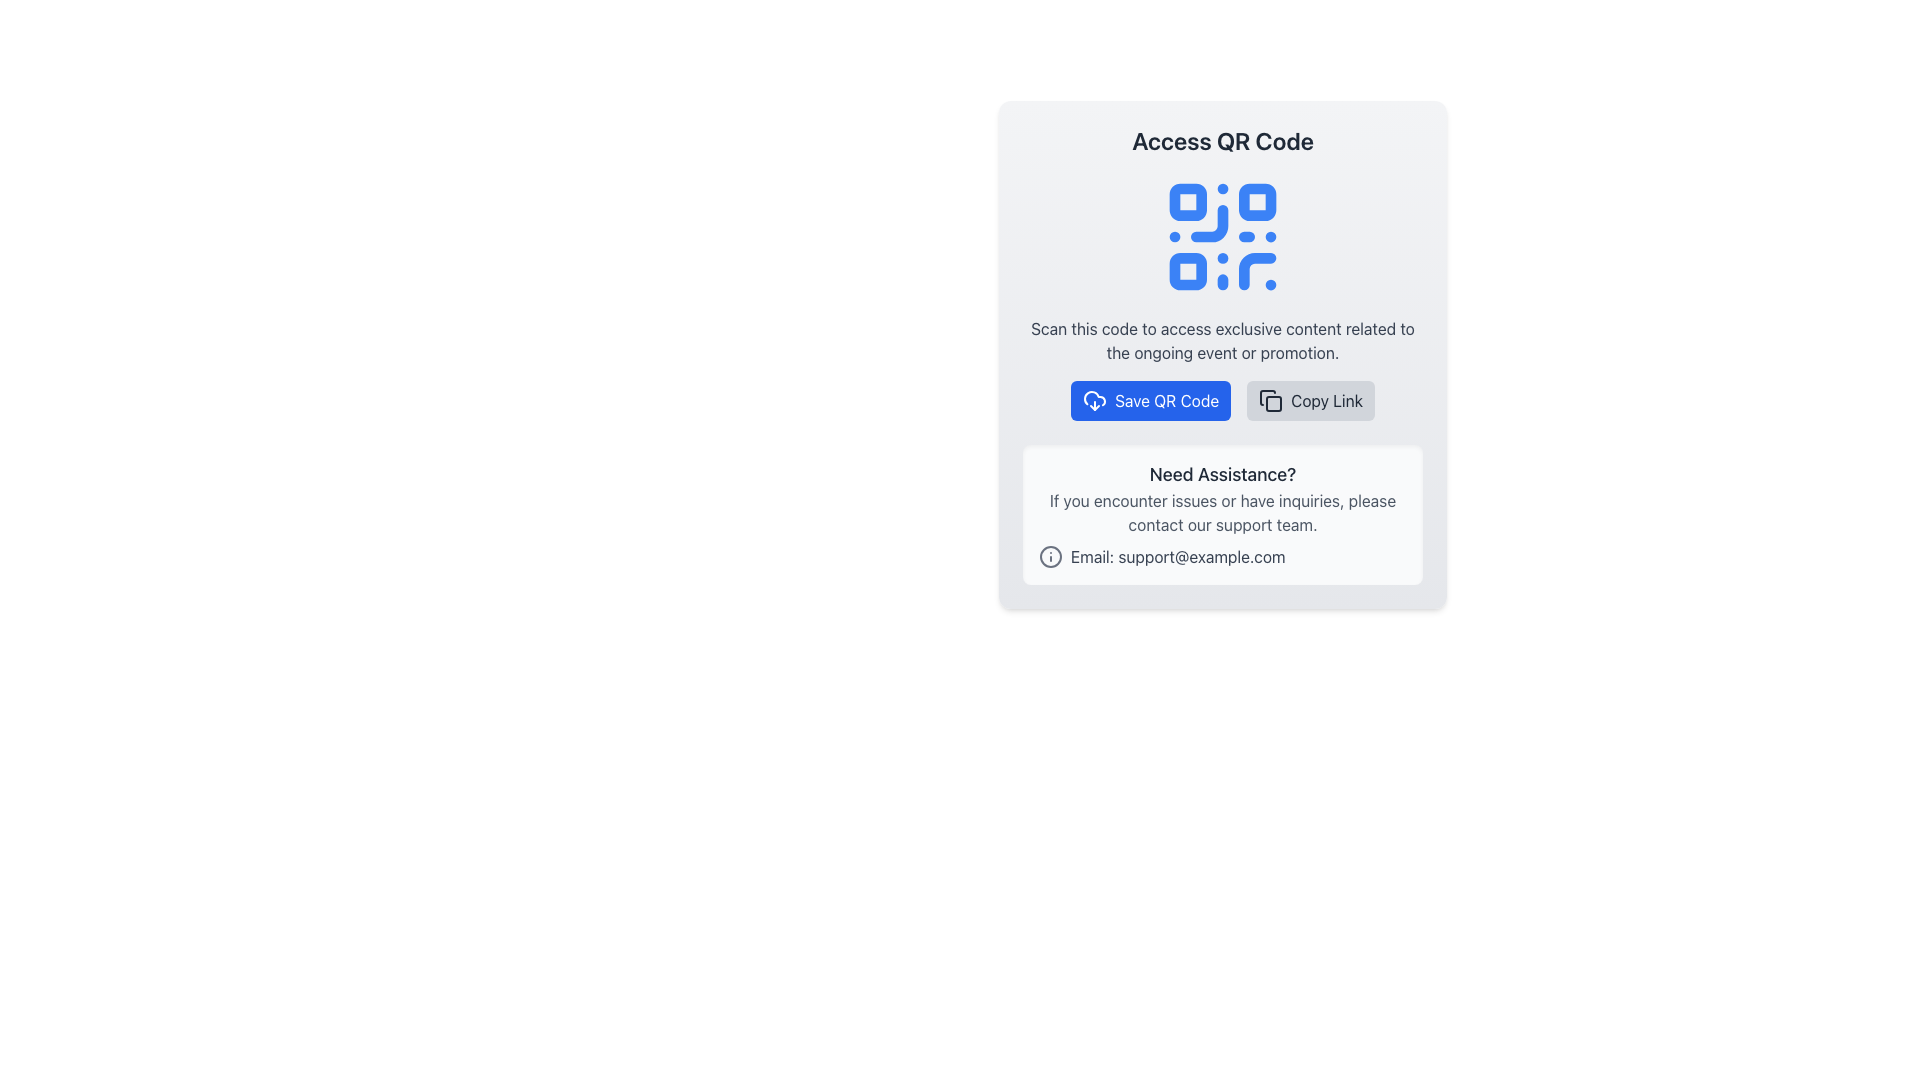  I want to click on the 'Copy Link' button, which is the second button in the horizontal row with rounded corners, gray background, and an icon of two overlapping squares, so click(1310, 401).